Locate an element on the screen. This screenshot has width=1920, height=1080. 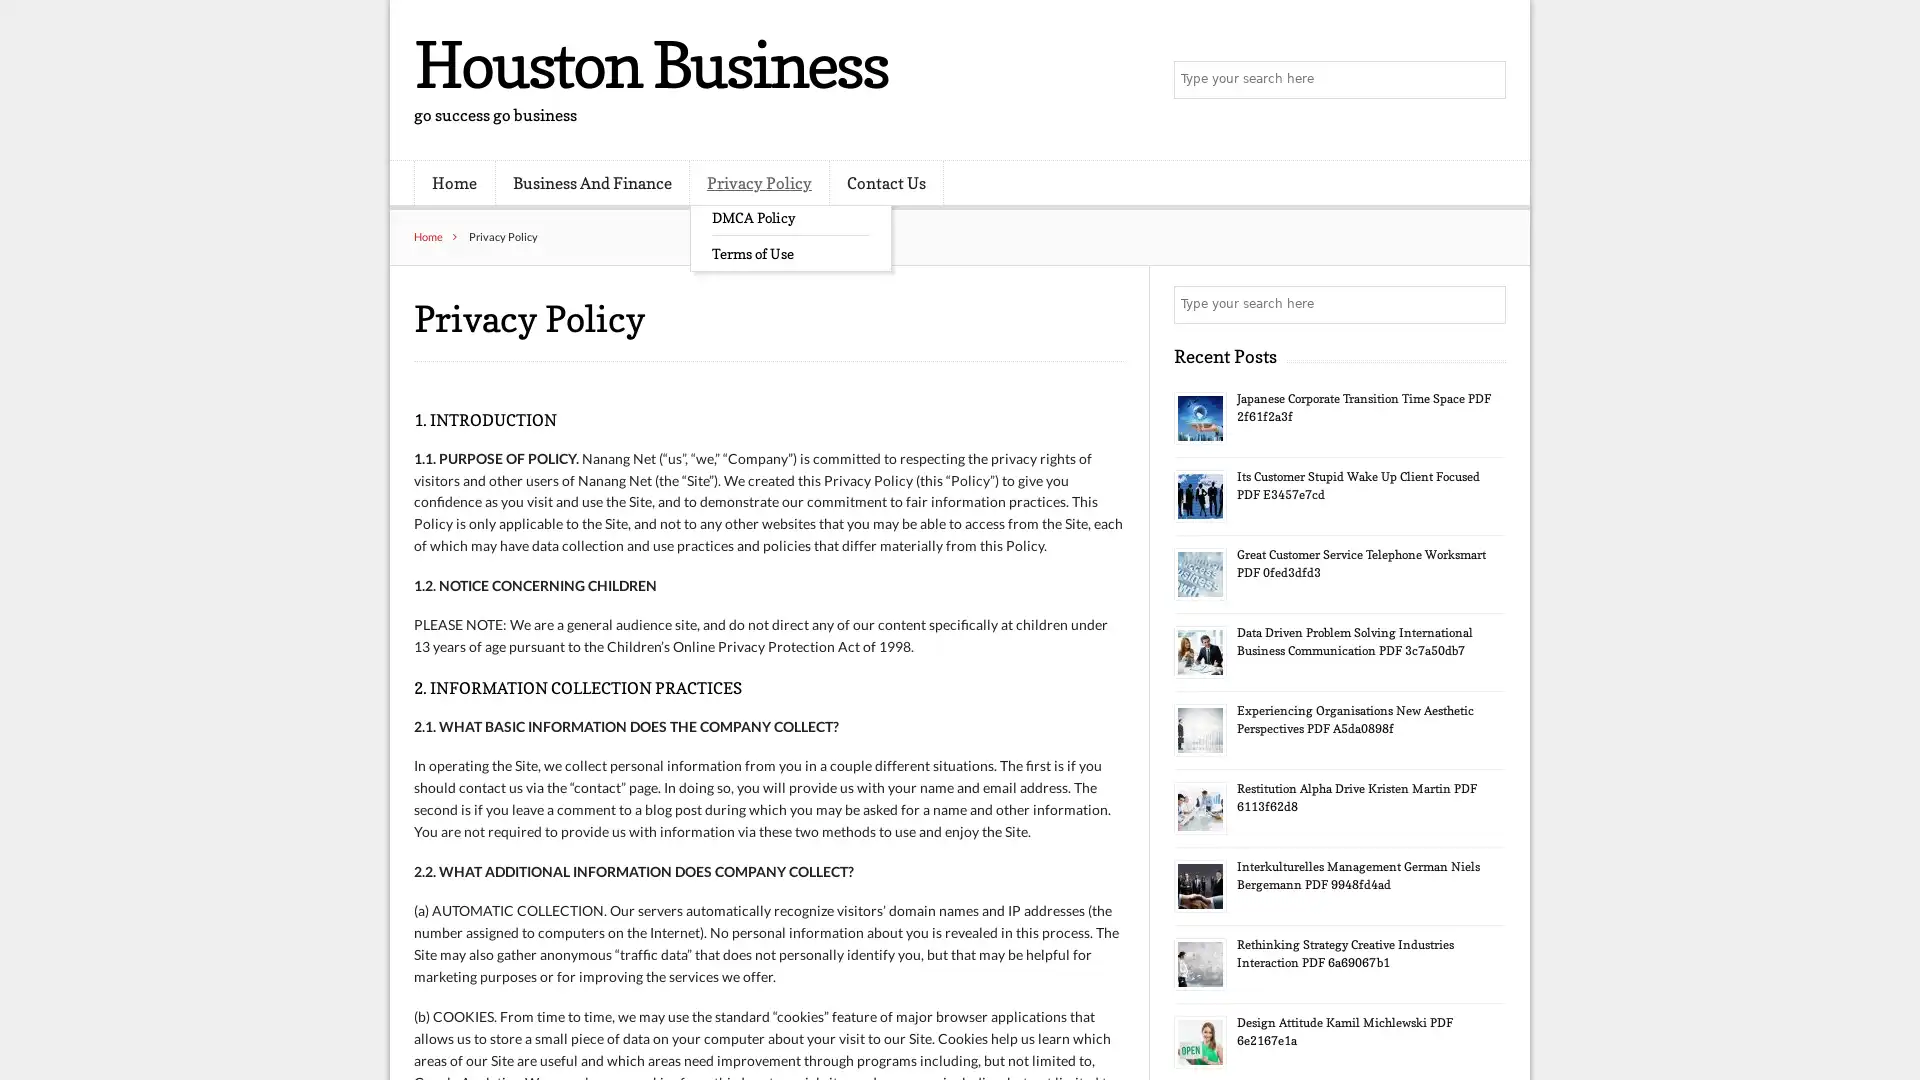
Search is located at coordinates (1485, 304).